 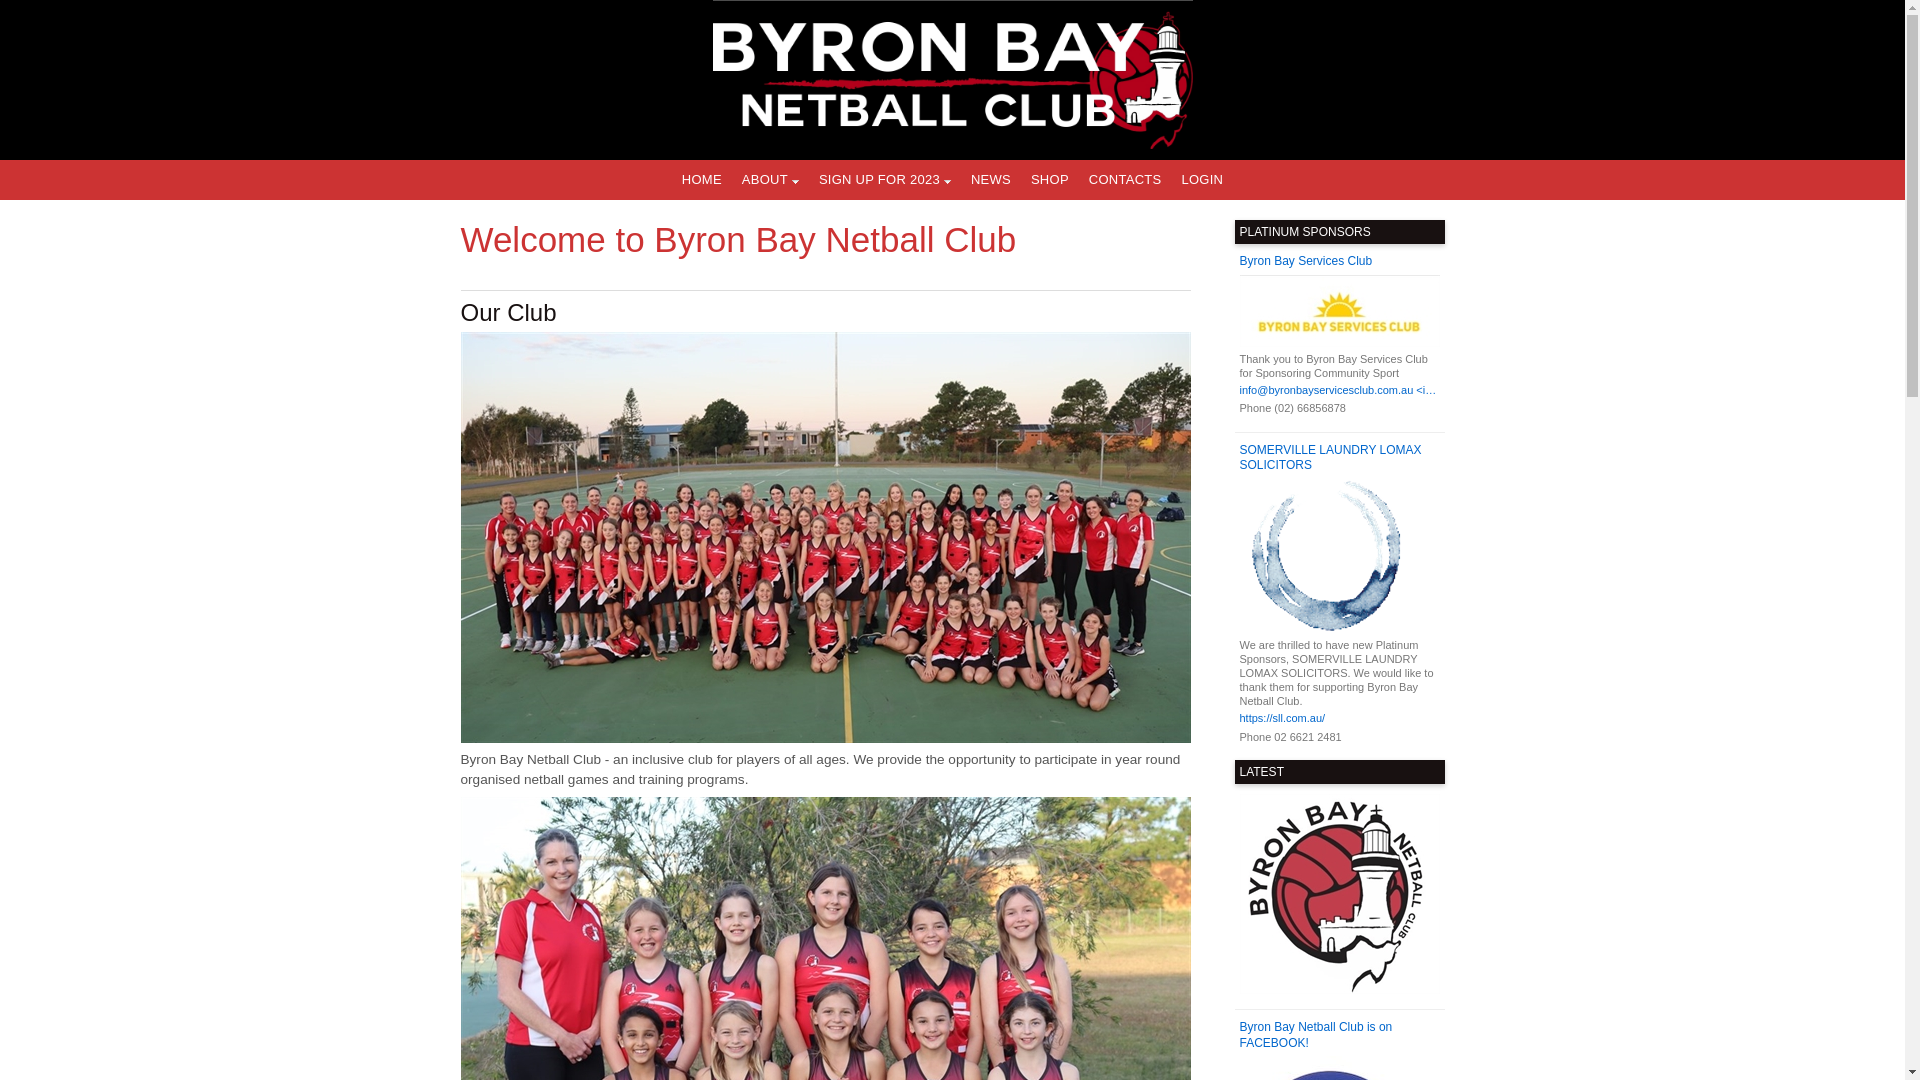 I want to click on 'LOGIN', so click(x=1200, y=180).